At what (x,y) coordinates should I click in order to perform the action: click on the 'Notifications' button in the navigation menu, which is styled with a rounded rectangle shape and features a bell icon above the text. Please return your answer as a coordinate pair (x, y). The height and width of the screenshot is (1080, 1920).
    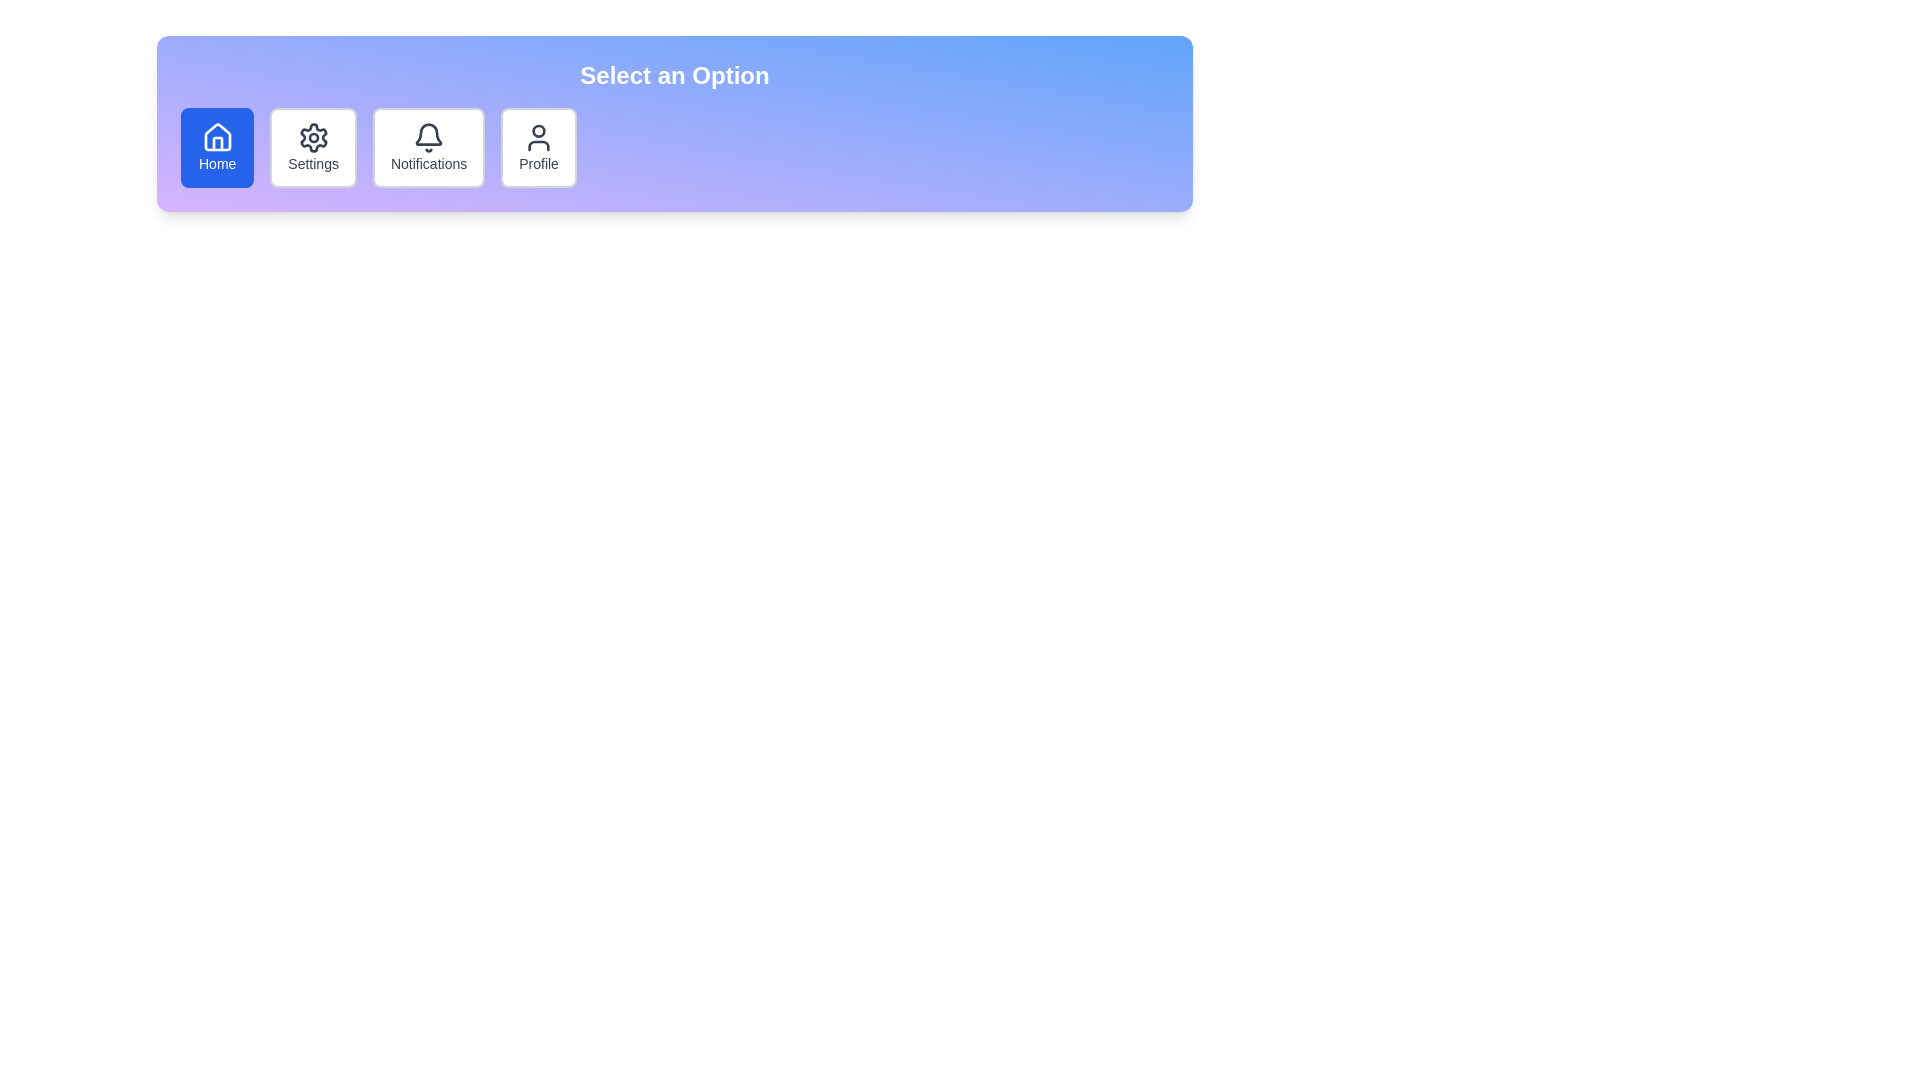
    Looking at the image, I should click on (428, 146).